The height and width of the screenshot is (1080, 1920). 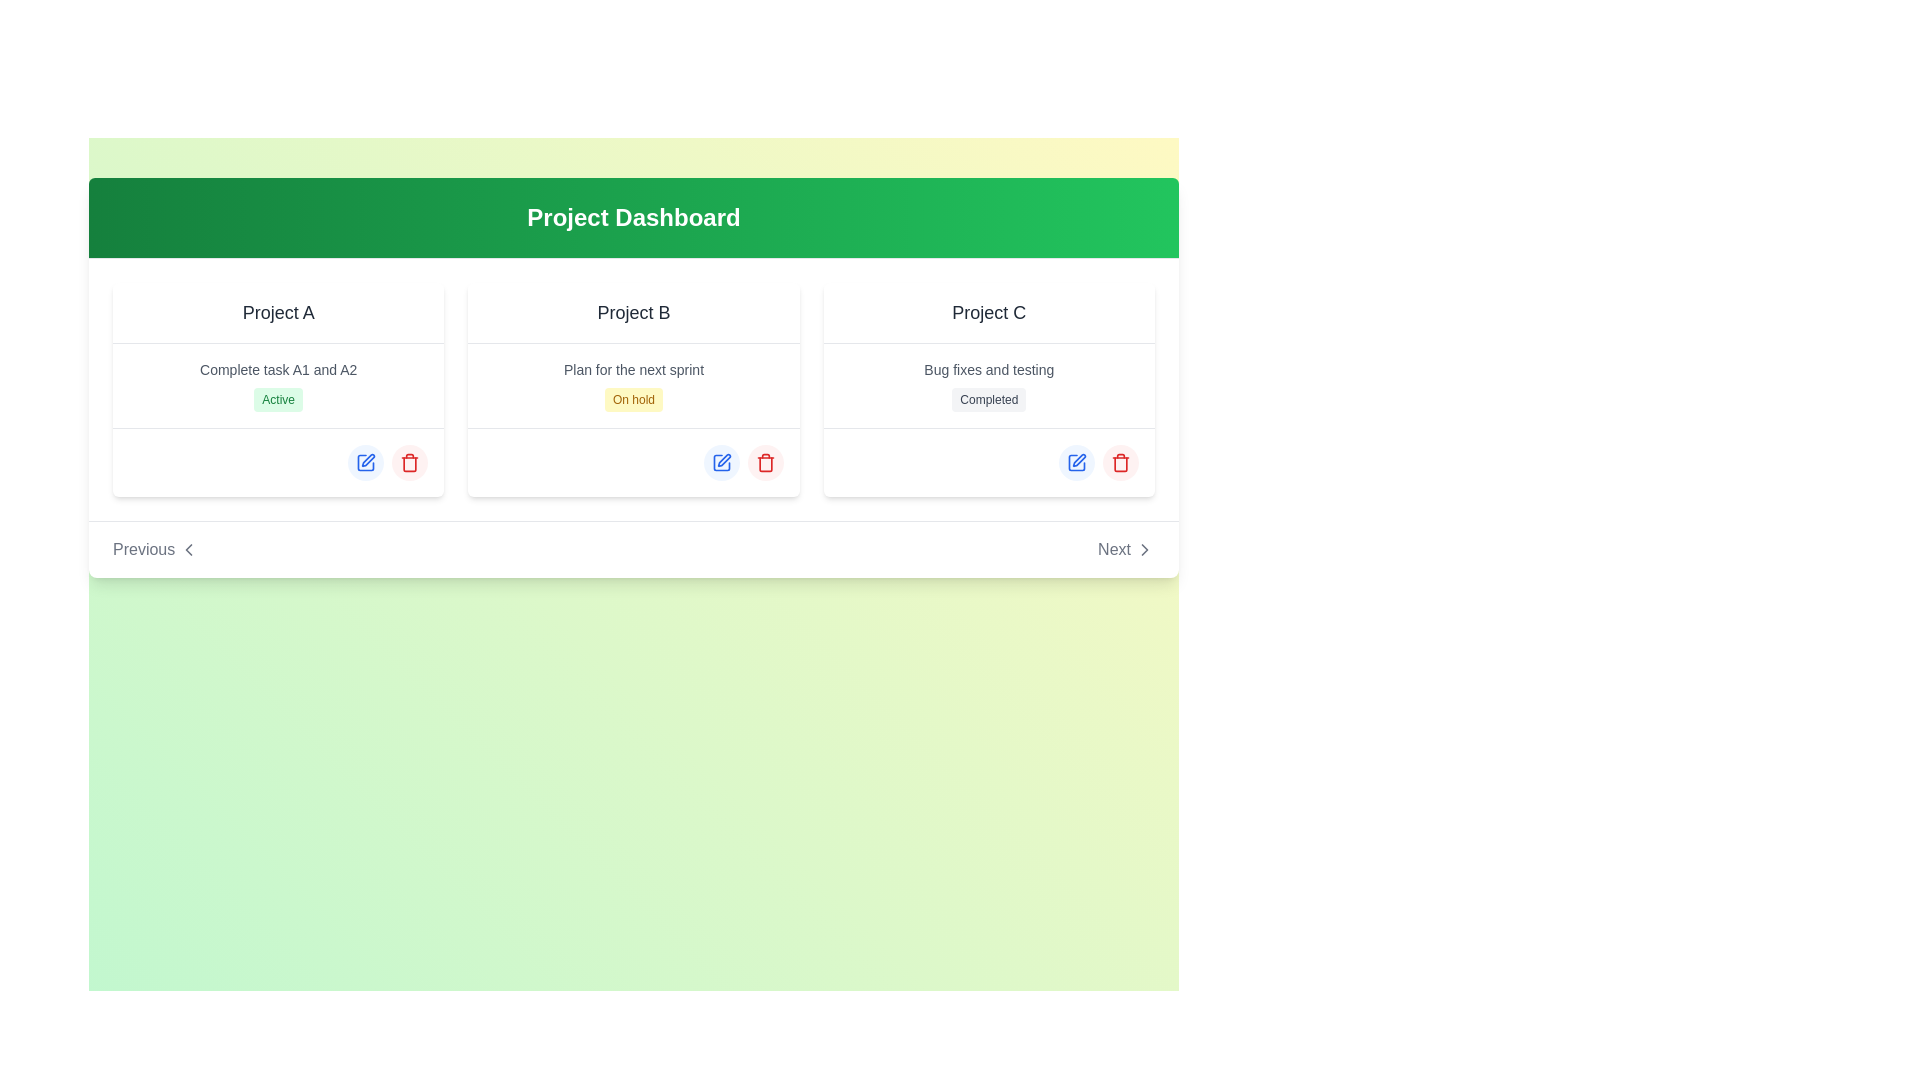 I want to click on the blue square edit button with a pen icon located in the bottom-right corner of the 'Project C' card to initiate the edit action, so click(x=1075, y=462).